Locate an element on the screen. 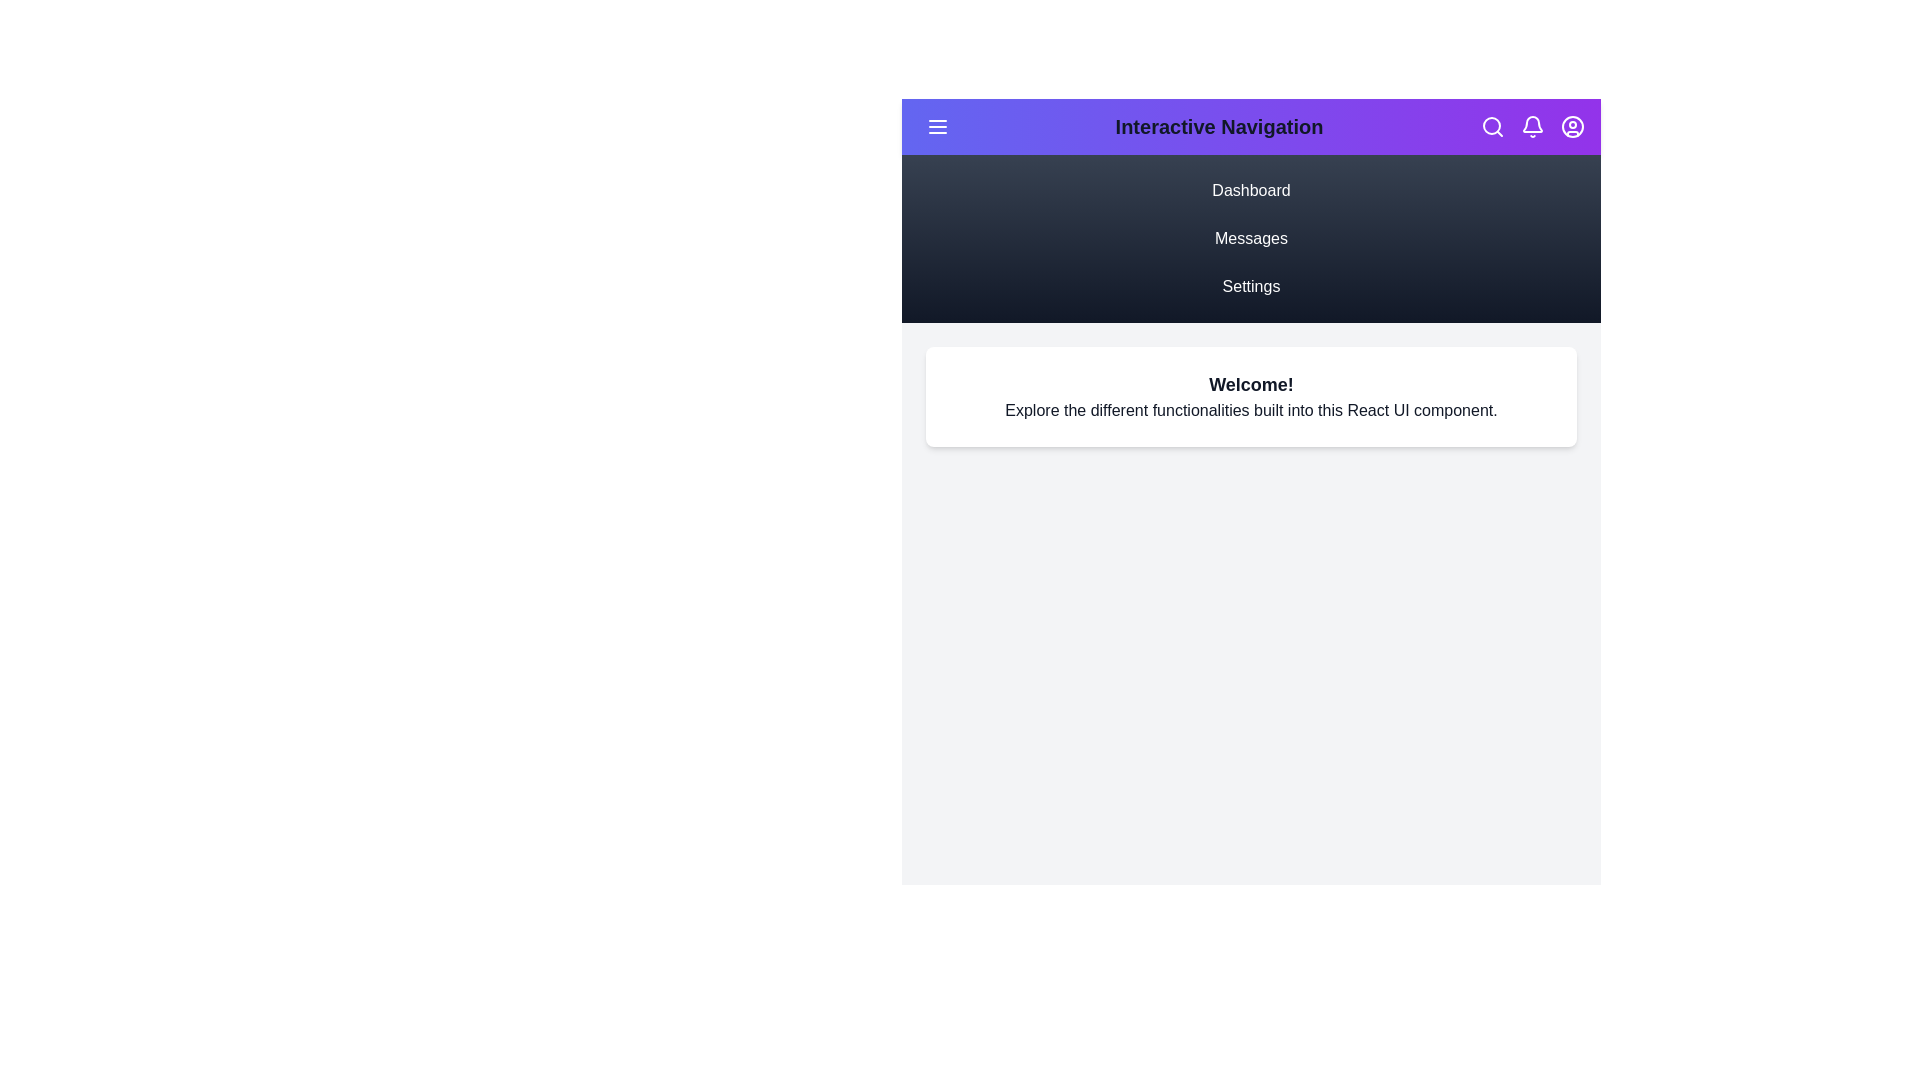 The image size is (1920, 1080). the 'Dashboard' menu item is located at coordinates (1250, 191).